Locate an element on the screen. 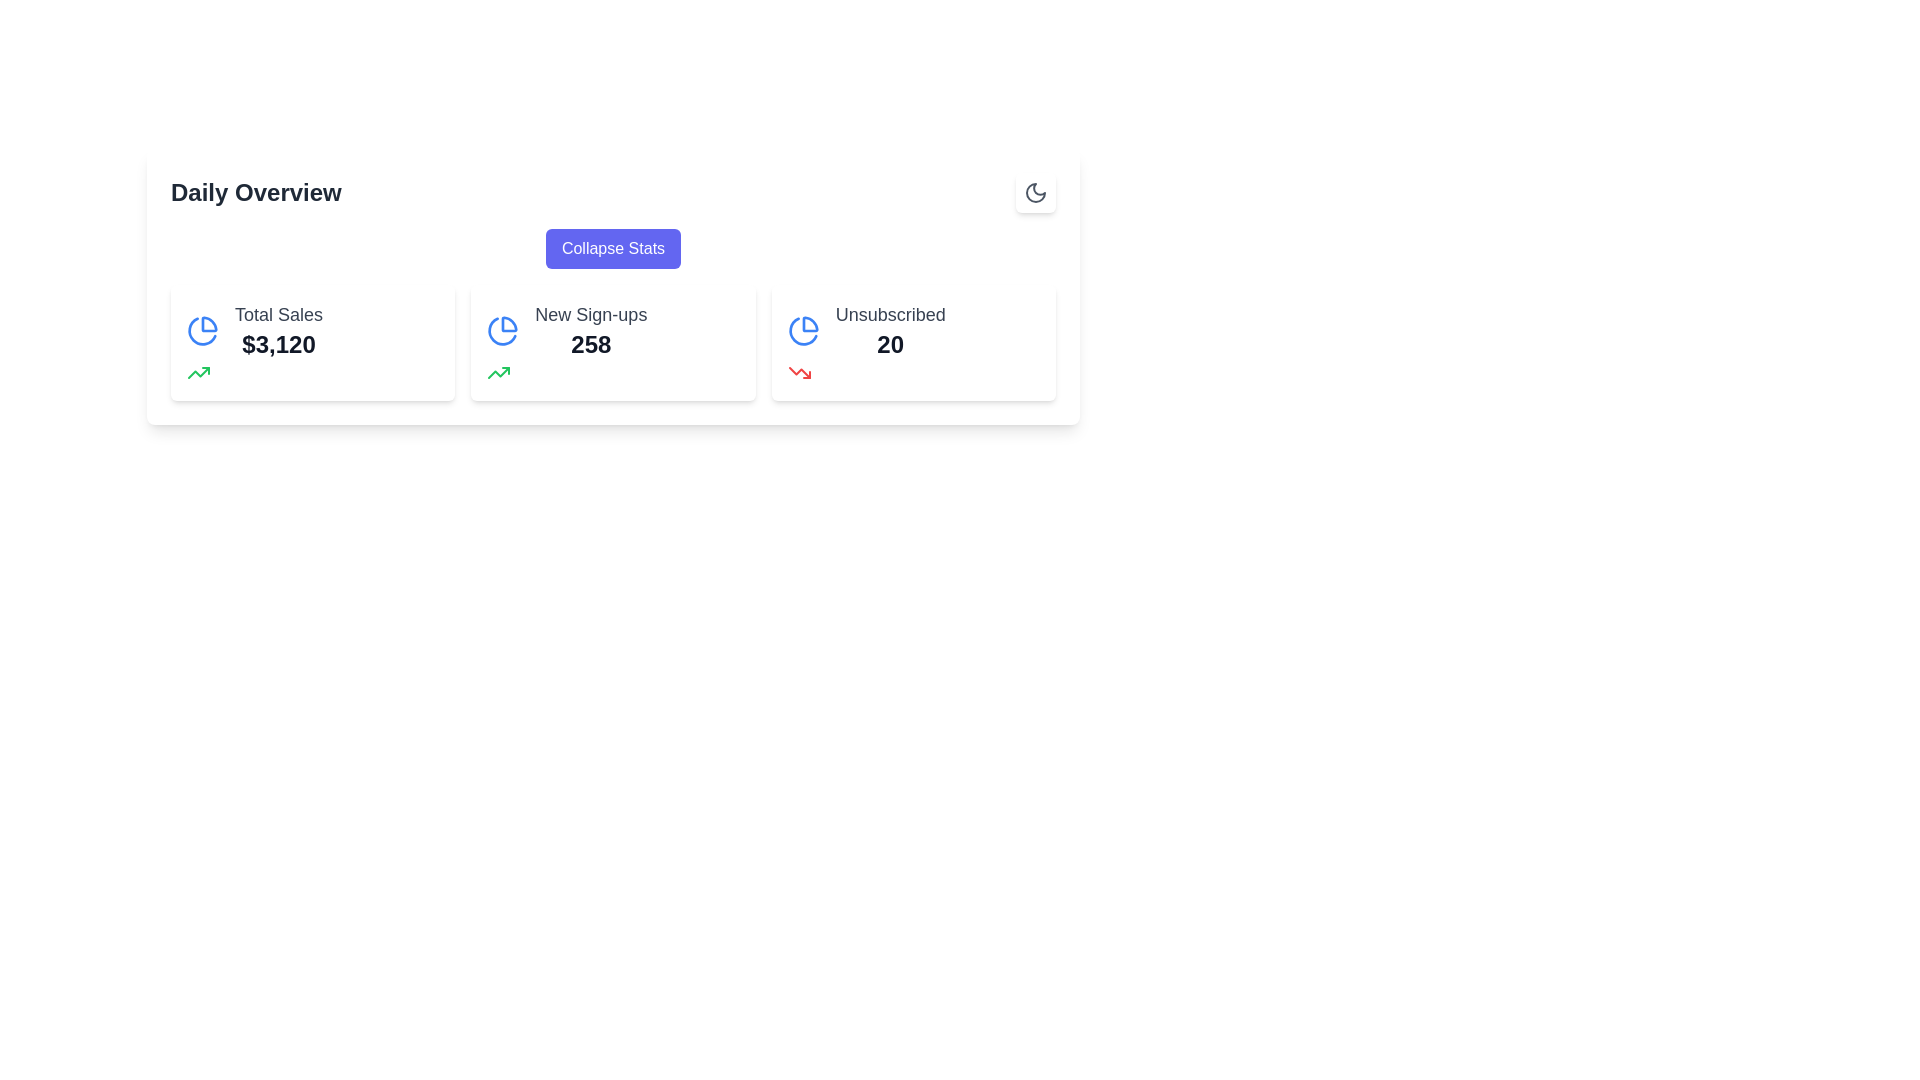  the visual proportions of the top segment of the pie chart icon located in the 'Total Sales' card under the 'Daily Overview' section is located at coordinates (209, 323).